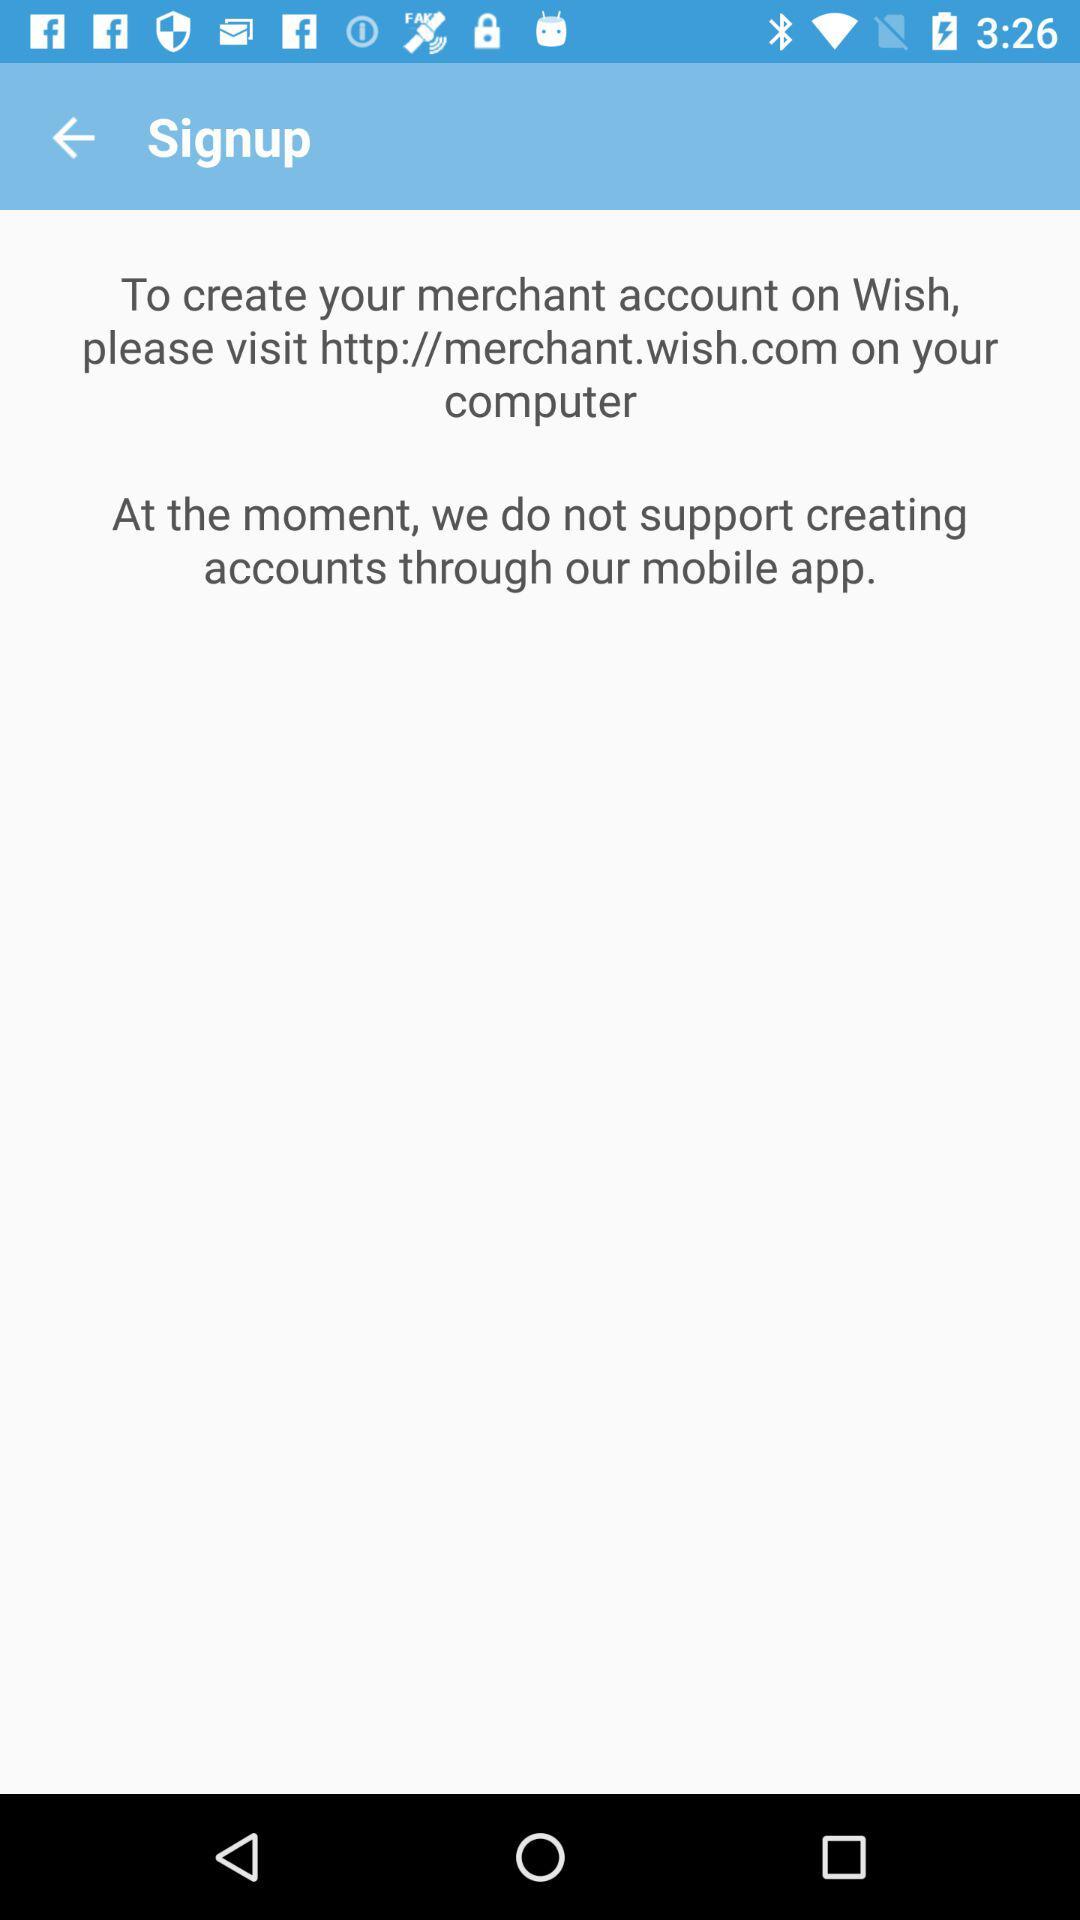 This screenshot has width=1080, height=1920. Describe the element at coordinates (72, 135) in the screenshot. I see `icon to the left of the signup icon` at that location.